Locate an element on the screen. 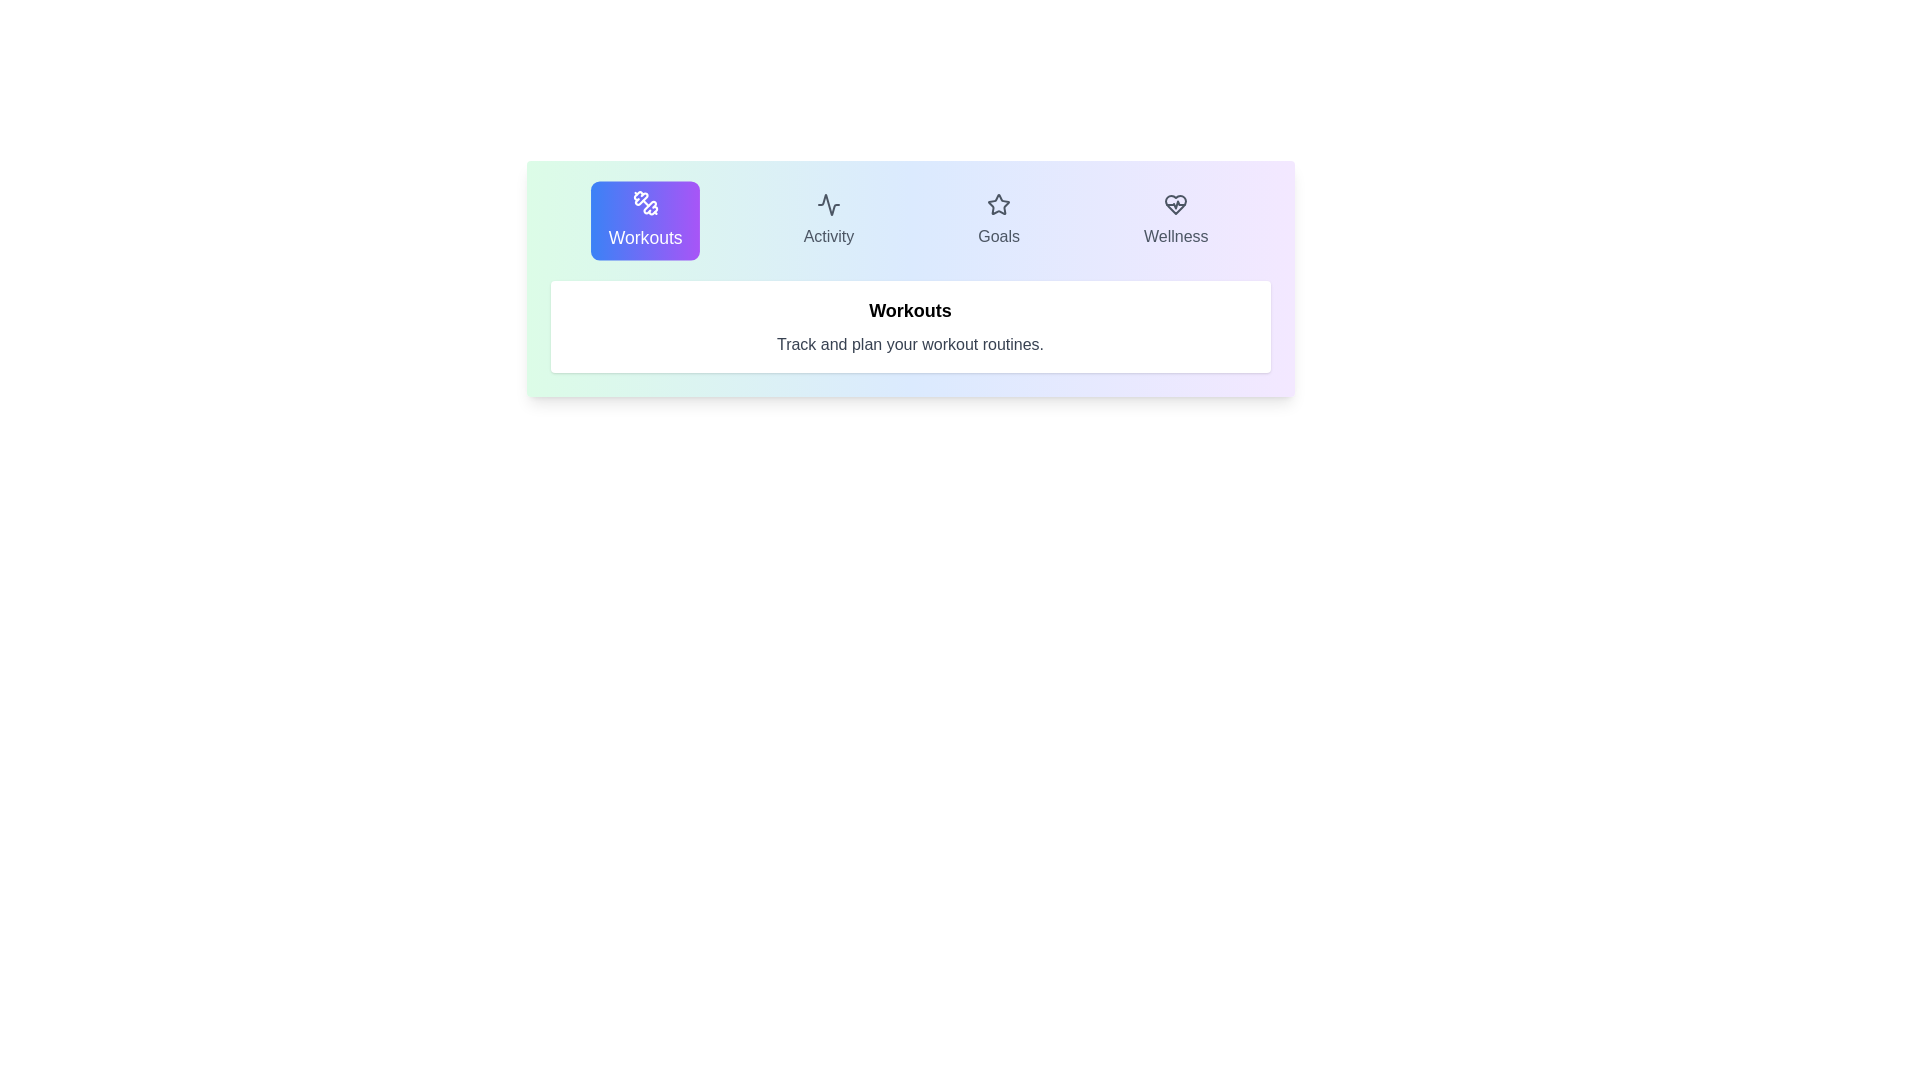 Image resolution: width=1920 pixels, height=1080 pixels. the 'Activity' icon in the navigation bar is located at coordinates (829, 204).